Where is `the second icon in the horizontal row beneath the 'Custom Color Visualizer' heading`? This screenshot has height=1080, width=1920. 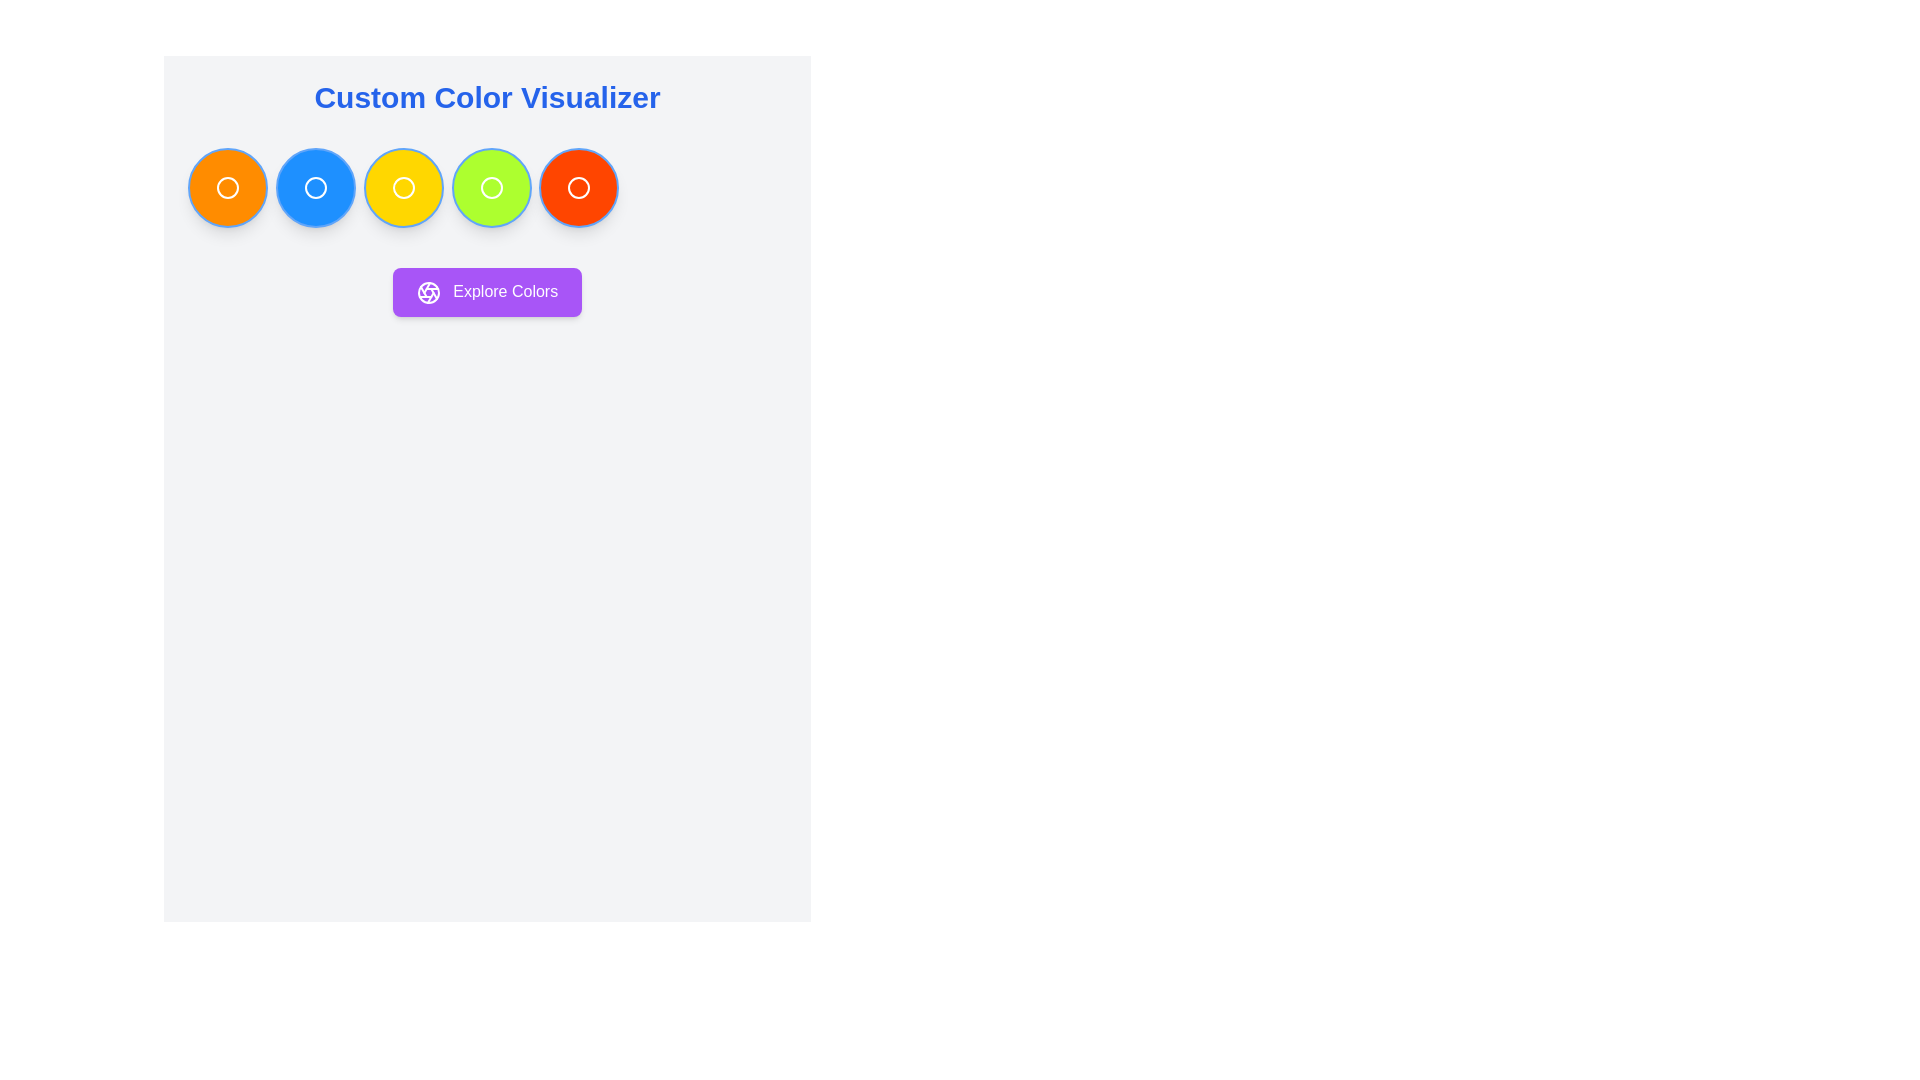
the second icon in the horizontal row beneath the 'Custom Color Visualizer' heading is located at coordinates (314, 188).